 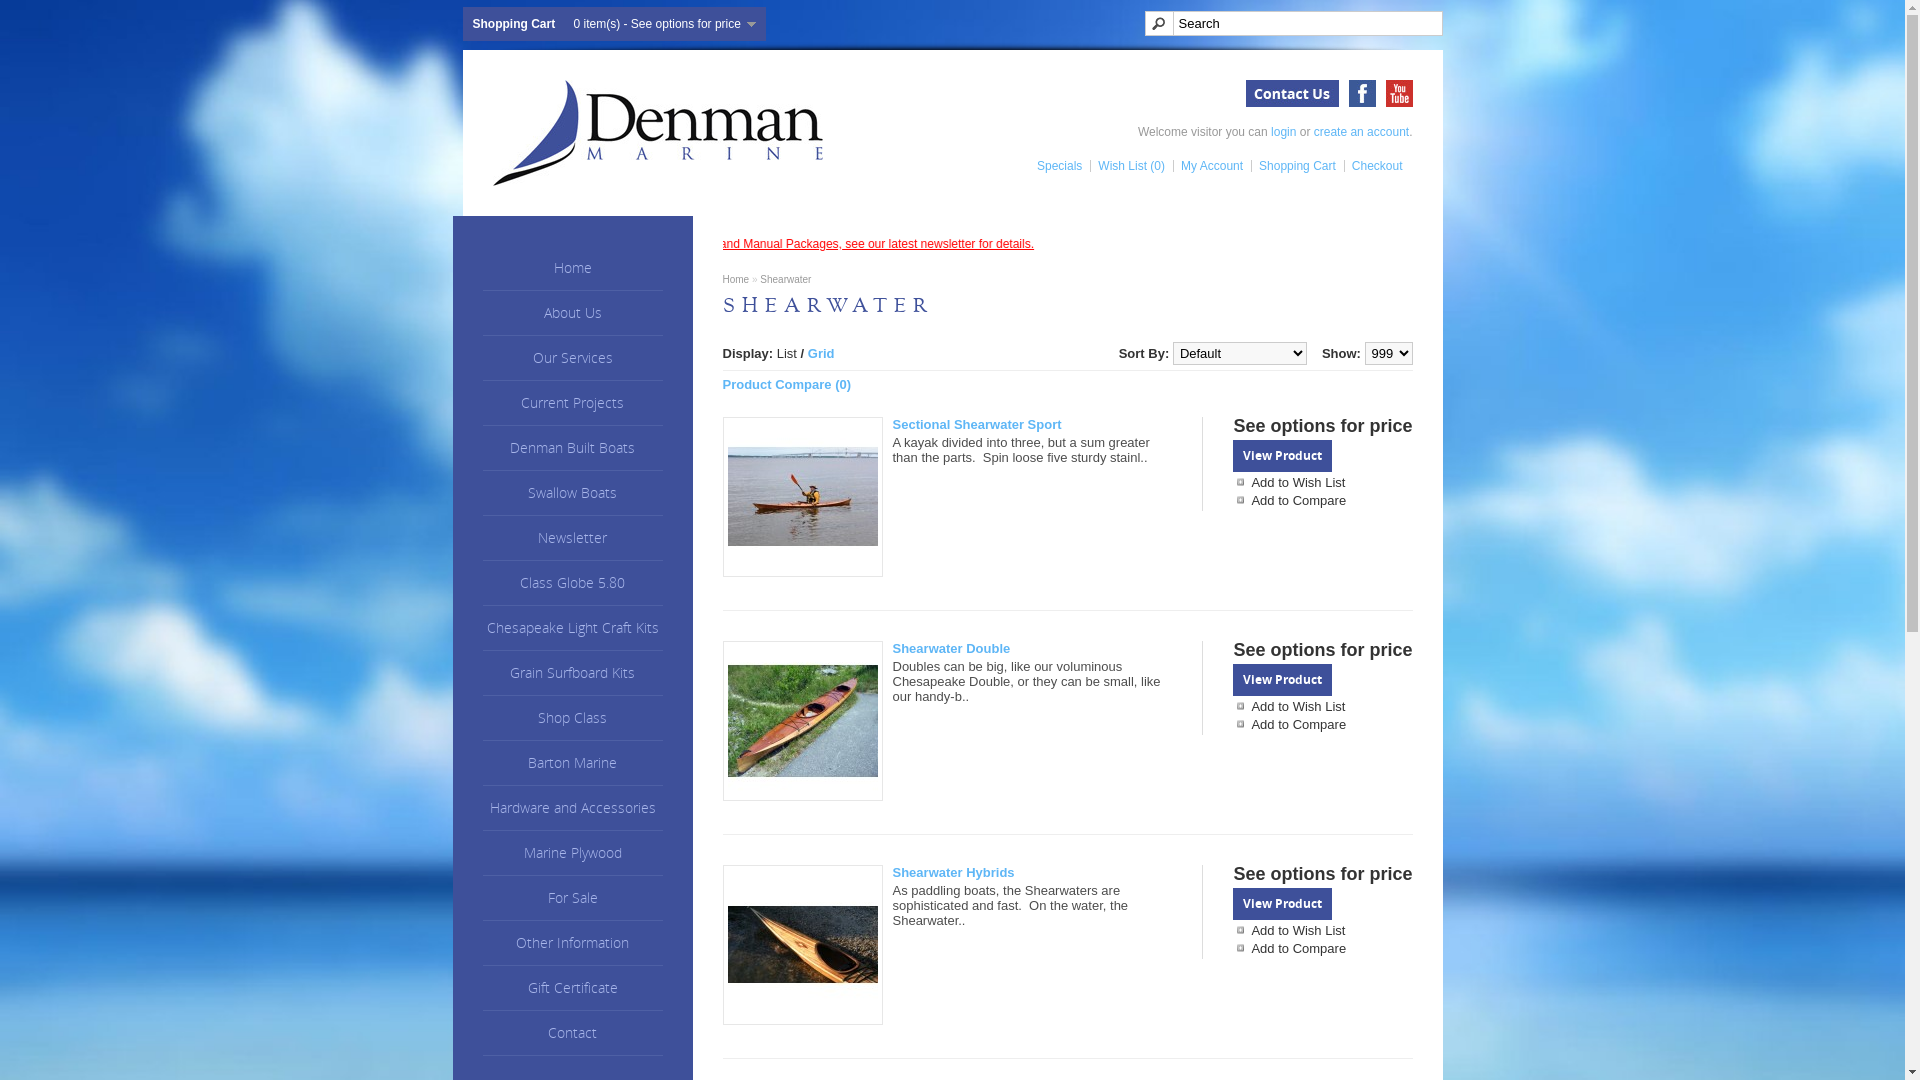 What do you see at coordinates (1322, 705) in the screenshot?
I see `'Add to Wish List'` at bounding box center [1322, 705].